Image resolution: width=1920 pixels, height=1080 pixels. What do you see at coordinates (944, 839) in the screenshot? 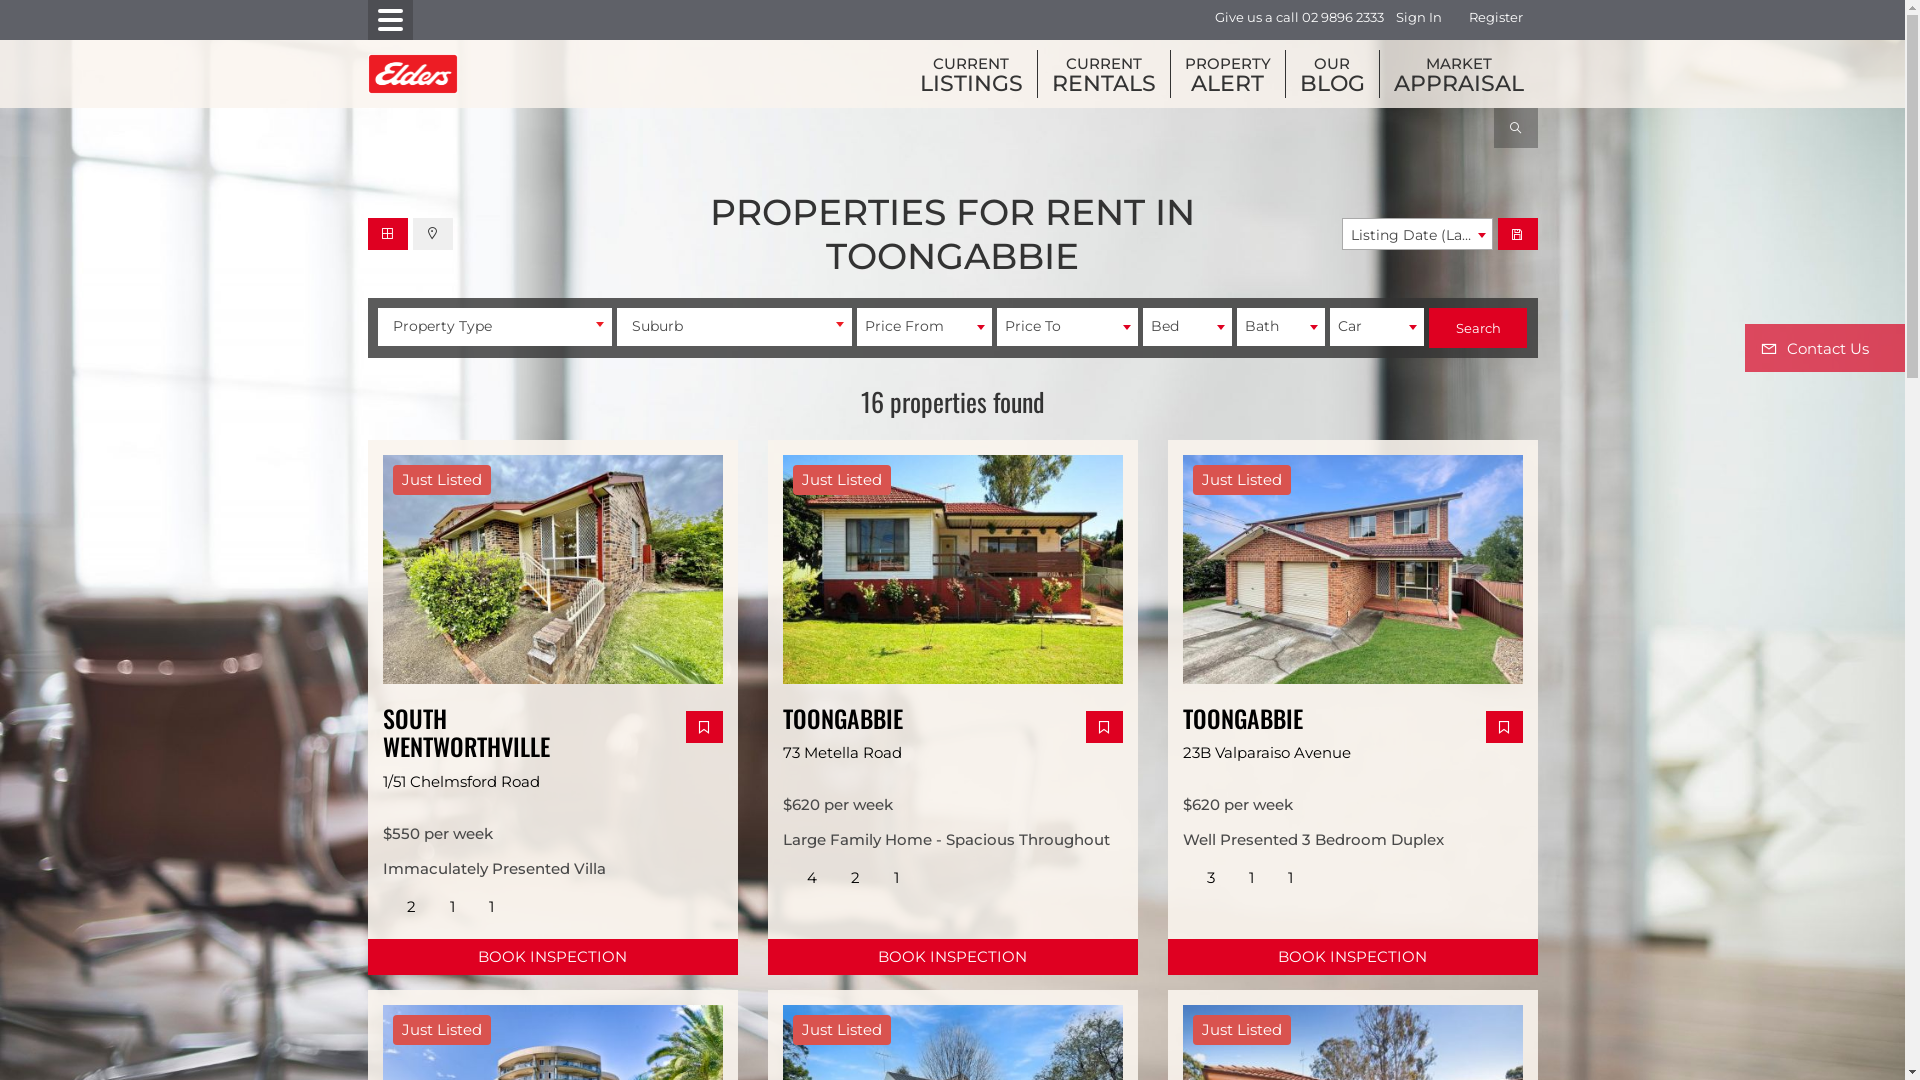
I see `'Large Family Home - Spacious Throughout'` at bounding box center [944, 839].